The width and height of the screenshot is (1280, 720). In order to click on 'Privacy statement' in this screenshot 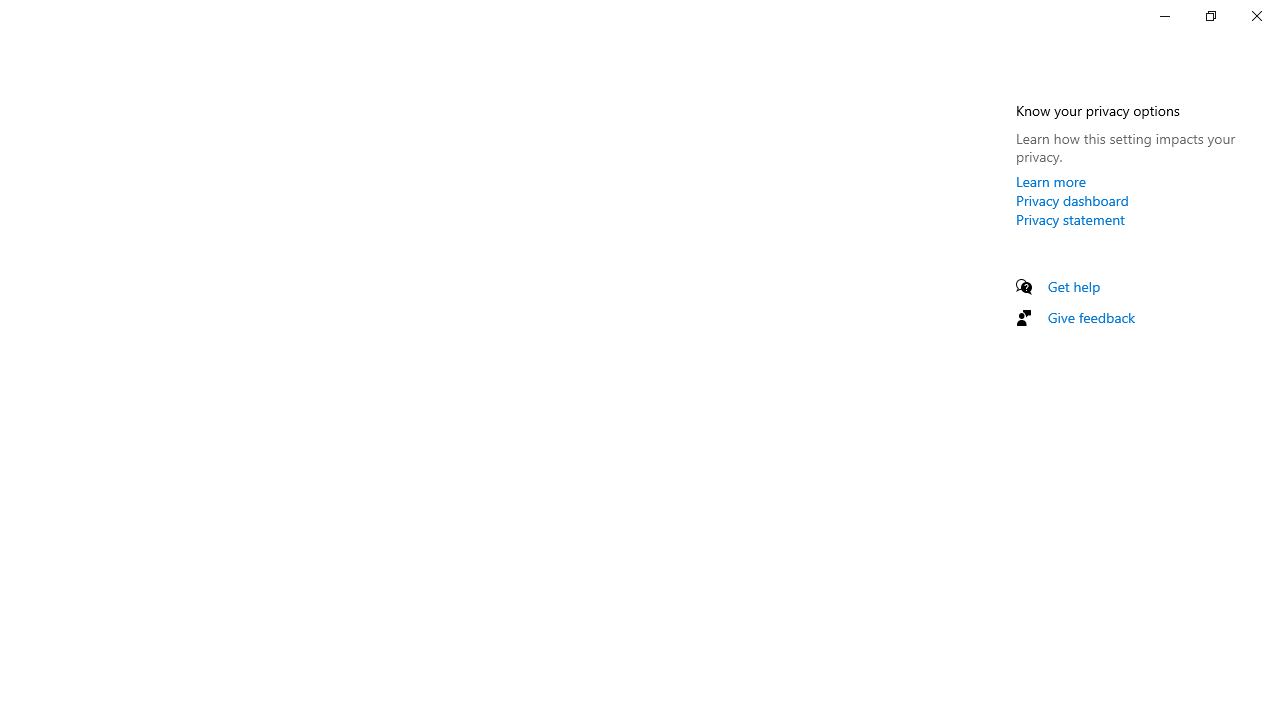, I will do `click(1069, 219)`.